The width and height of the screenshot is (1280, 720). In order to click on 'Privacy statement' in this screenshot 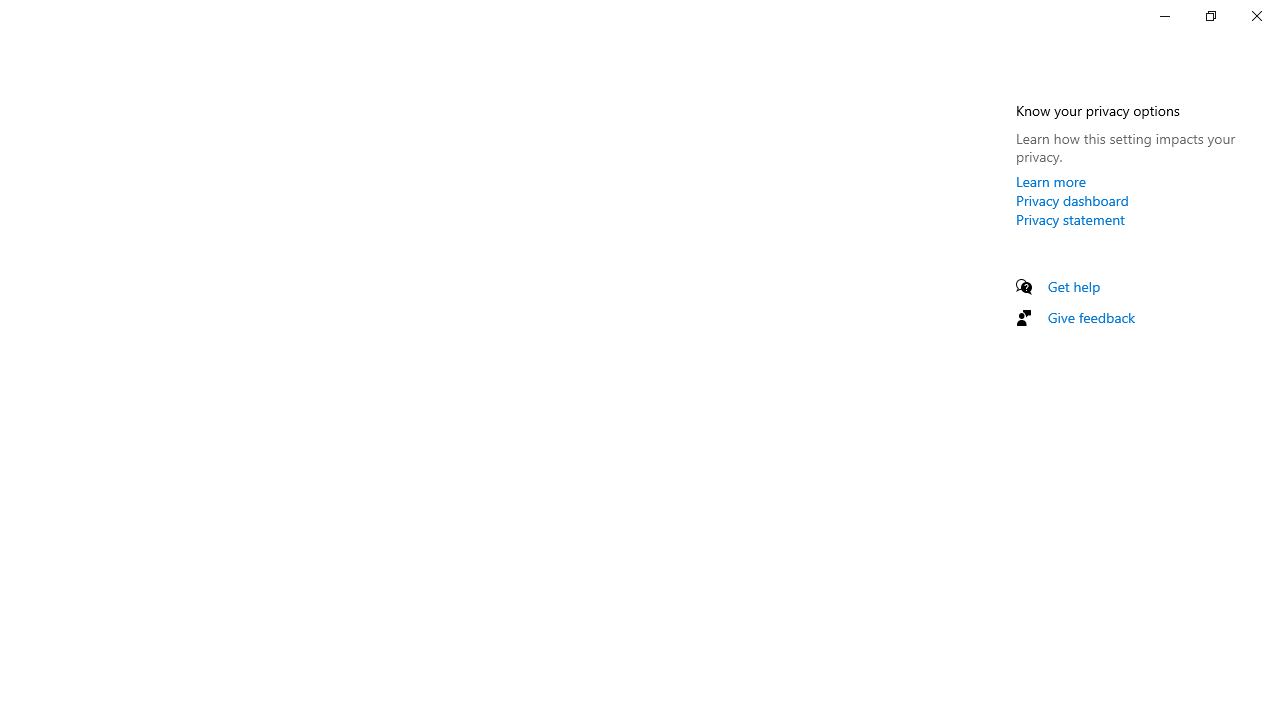, I will do `click(1069, 219)`.